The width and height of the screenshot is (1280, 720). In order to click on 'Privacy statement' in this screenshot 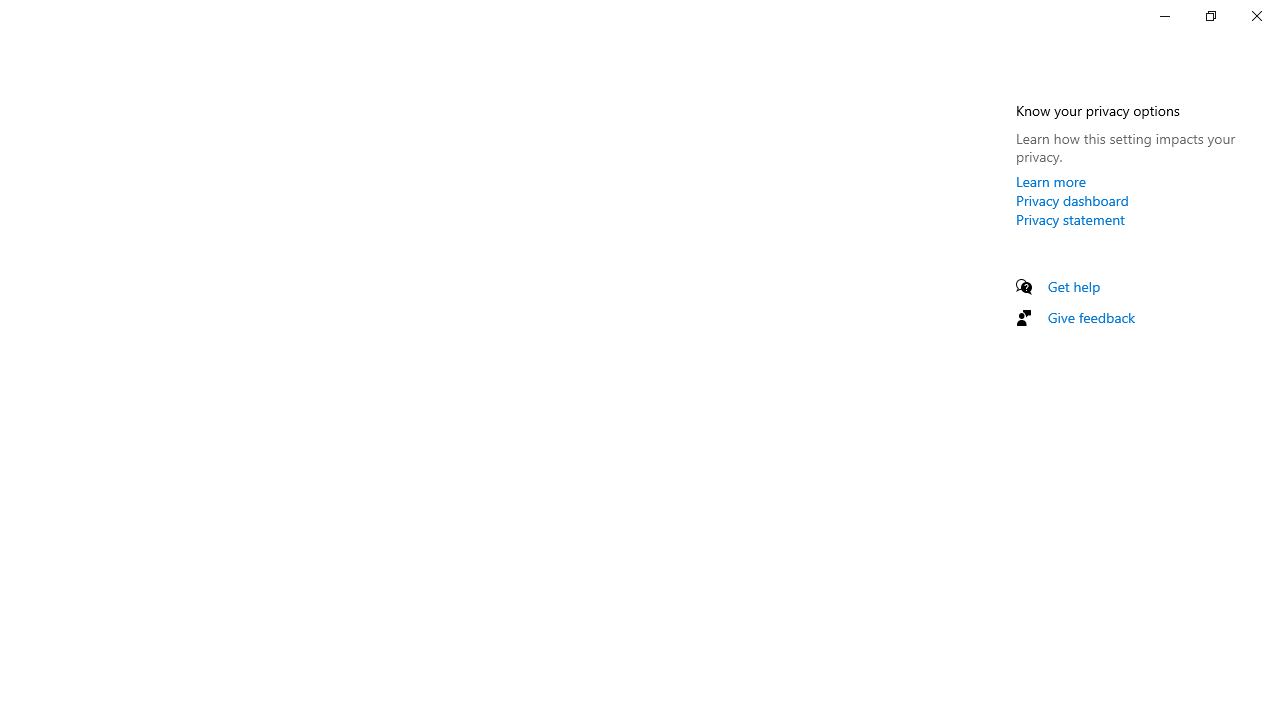, I will do `click(1069, 219)`.